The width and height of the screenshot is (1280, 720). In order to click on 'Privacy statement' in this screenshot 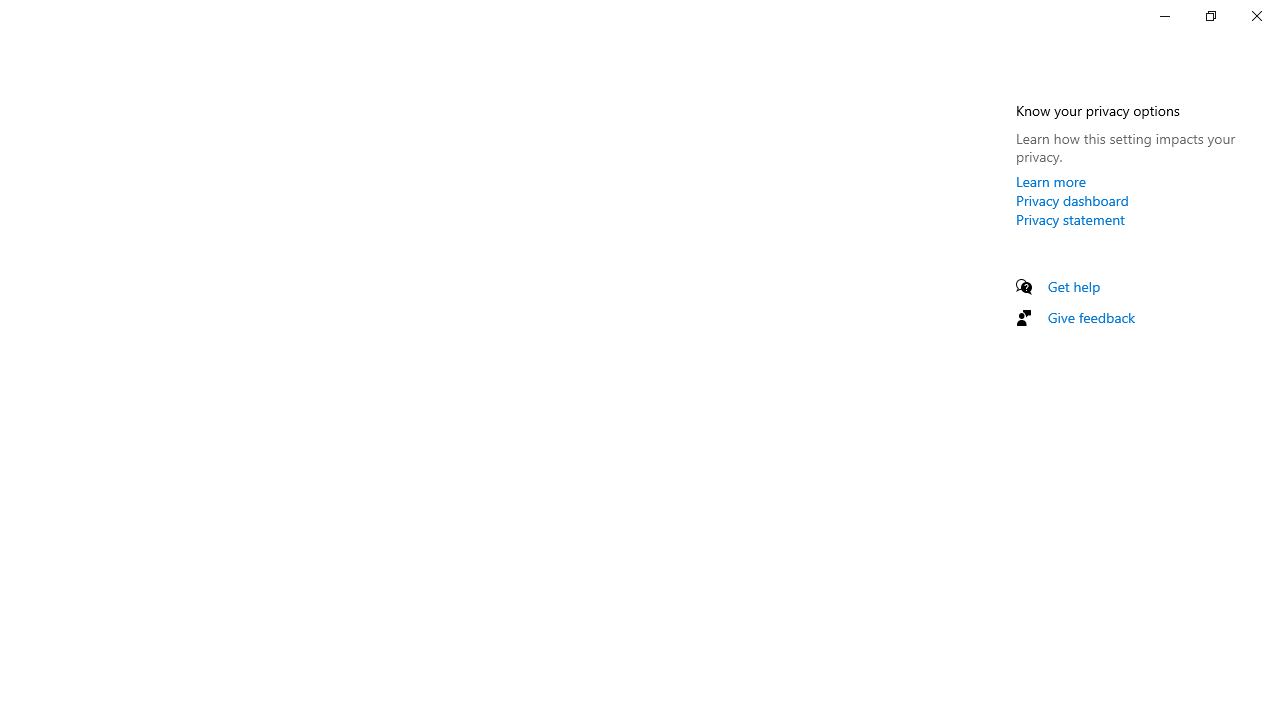, I will do `click(1069, 219)`.